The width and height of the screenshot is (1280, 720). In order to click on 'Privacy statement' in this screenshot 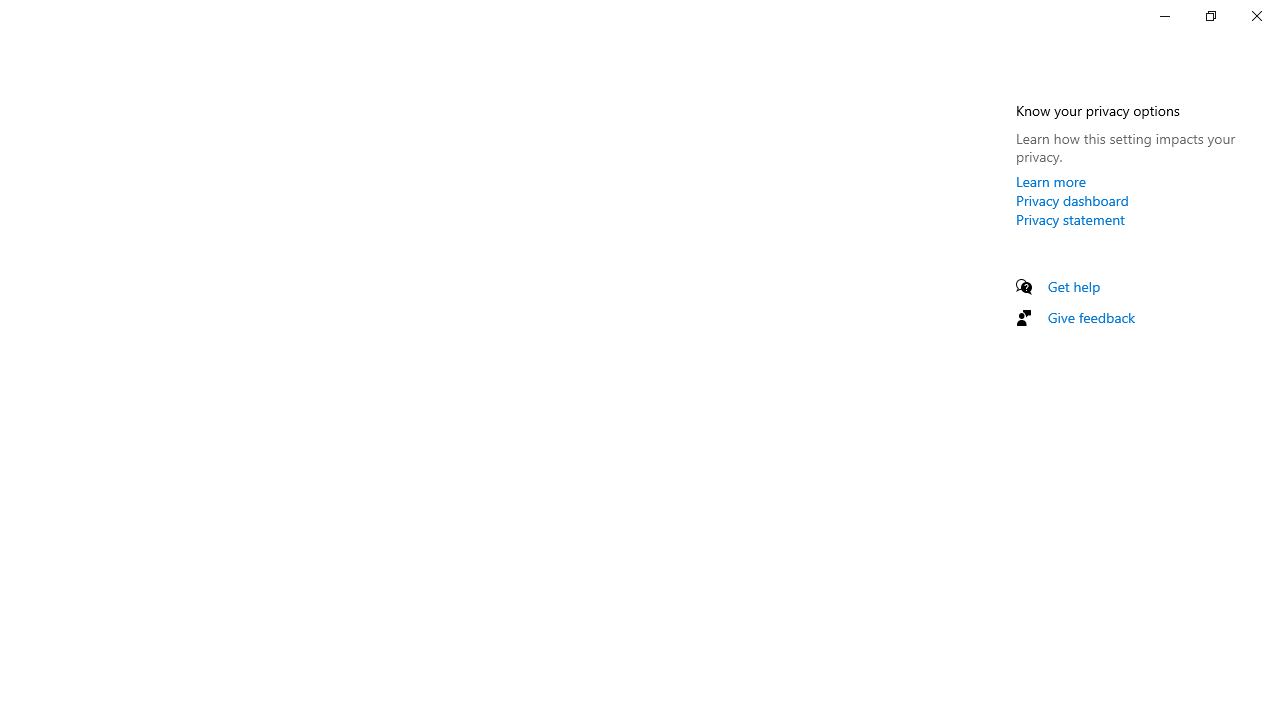, I will do `click(1069, 219)`.